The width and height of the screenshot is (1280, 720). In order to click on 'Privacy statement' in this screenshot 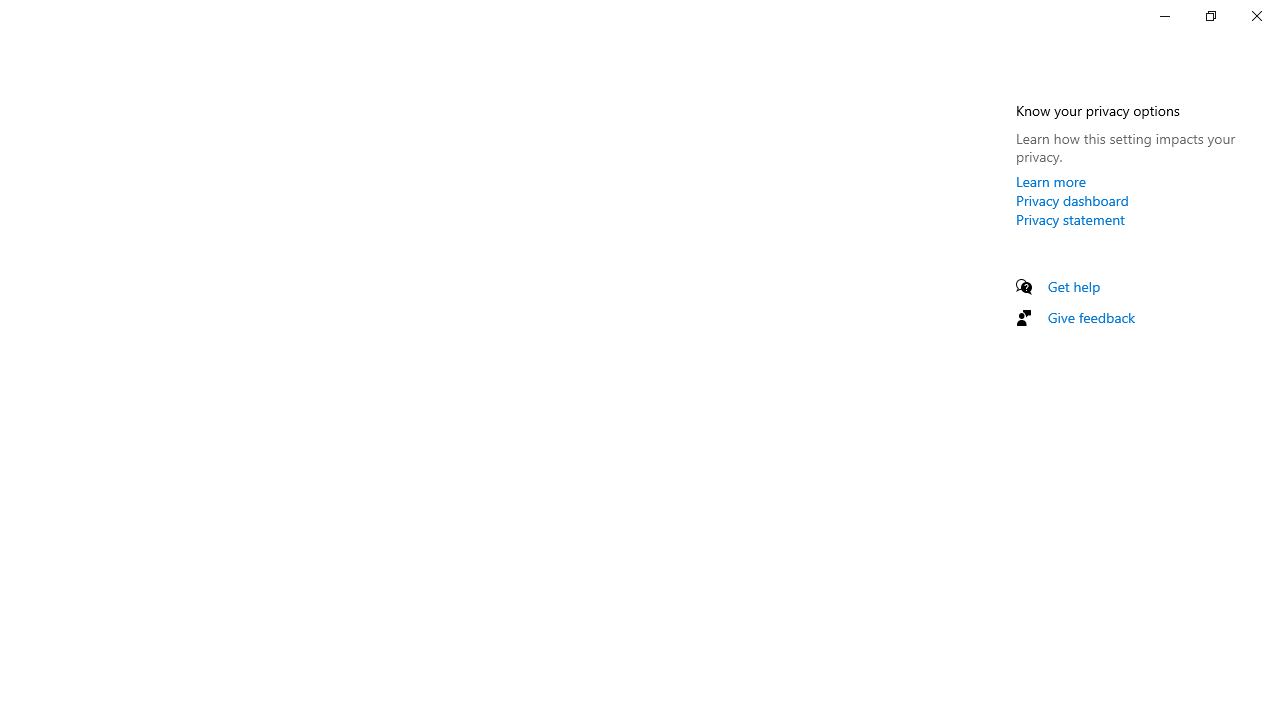, I will do `click(1069, 219)`.